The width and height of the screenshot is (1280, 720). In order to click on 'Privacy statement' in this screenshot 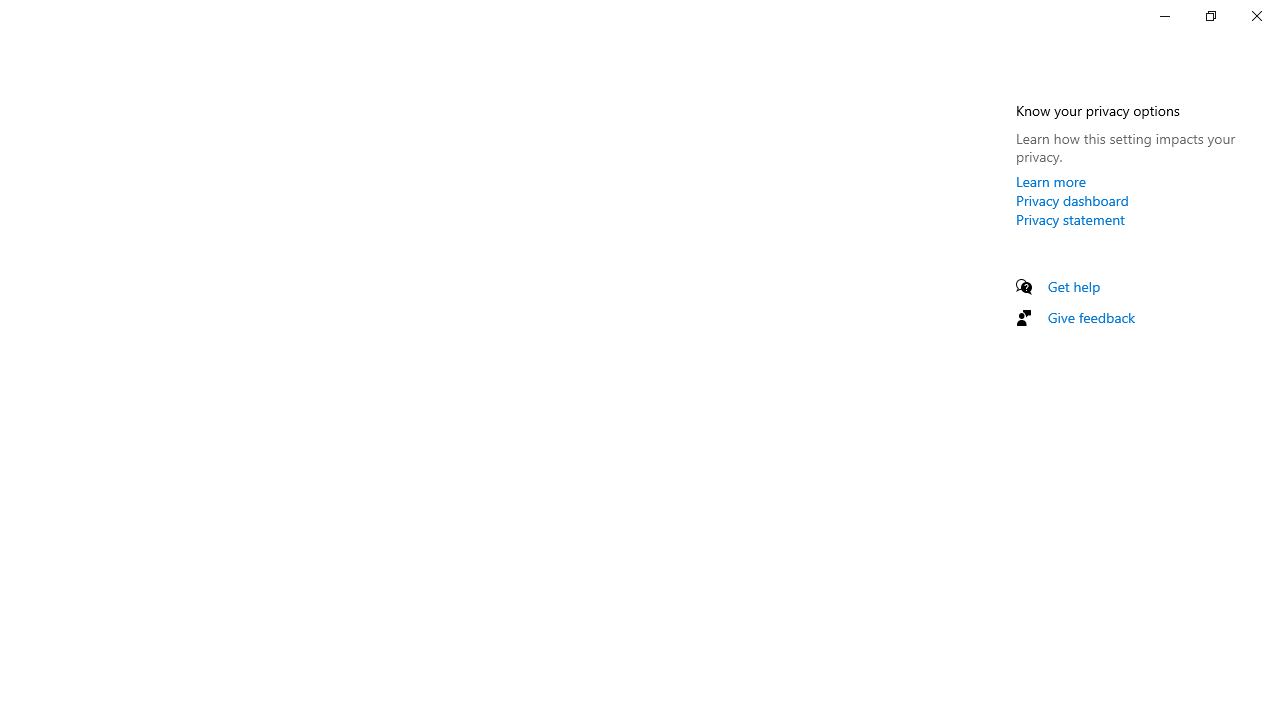, I will do `click(1069, 219)`.